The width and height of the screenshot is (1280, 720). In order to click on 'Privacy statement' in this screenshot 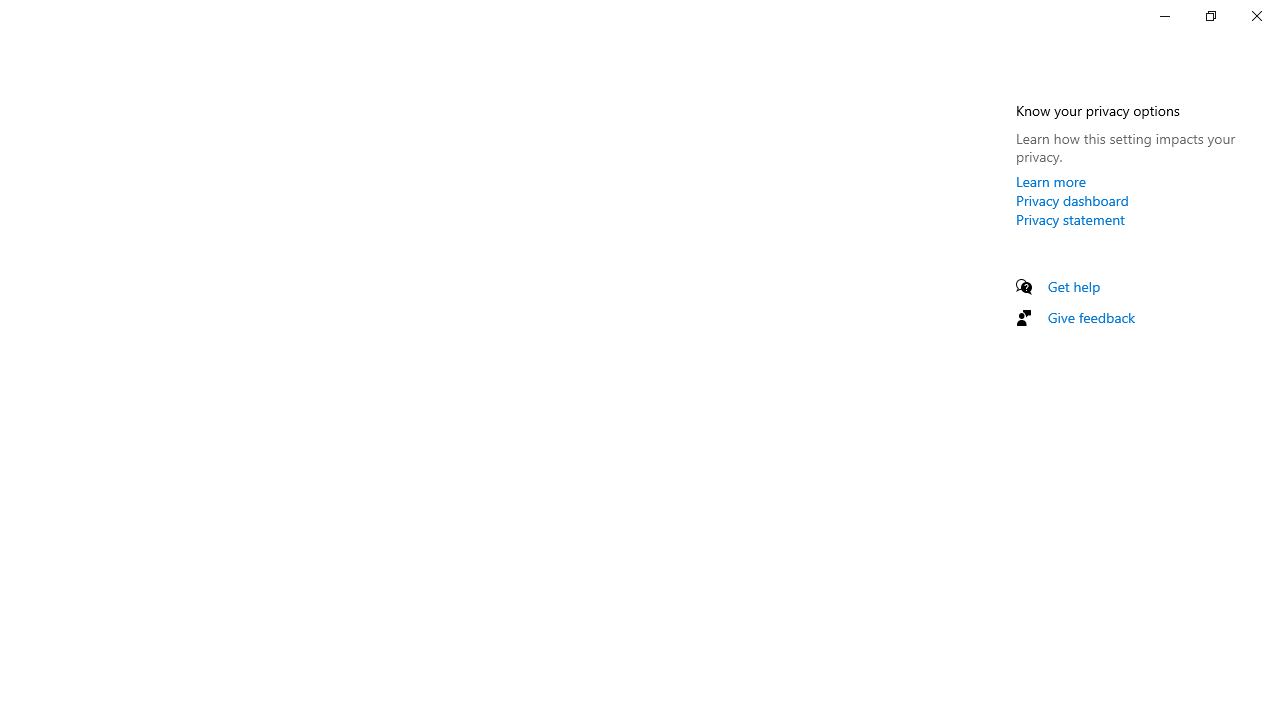, I will do `click(1069, 219)`.